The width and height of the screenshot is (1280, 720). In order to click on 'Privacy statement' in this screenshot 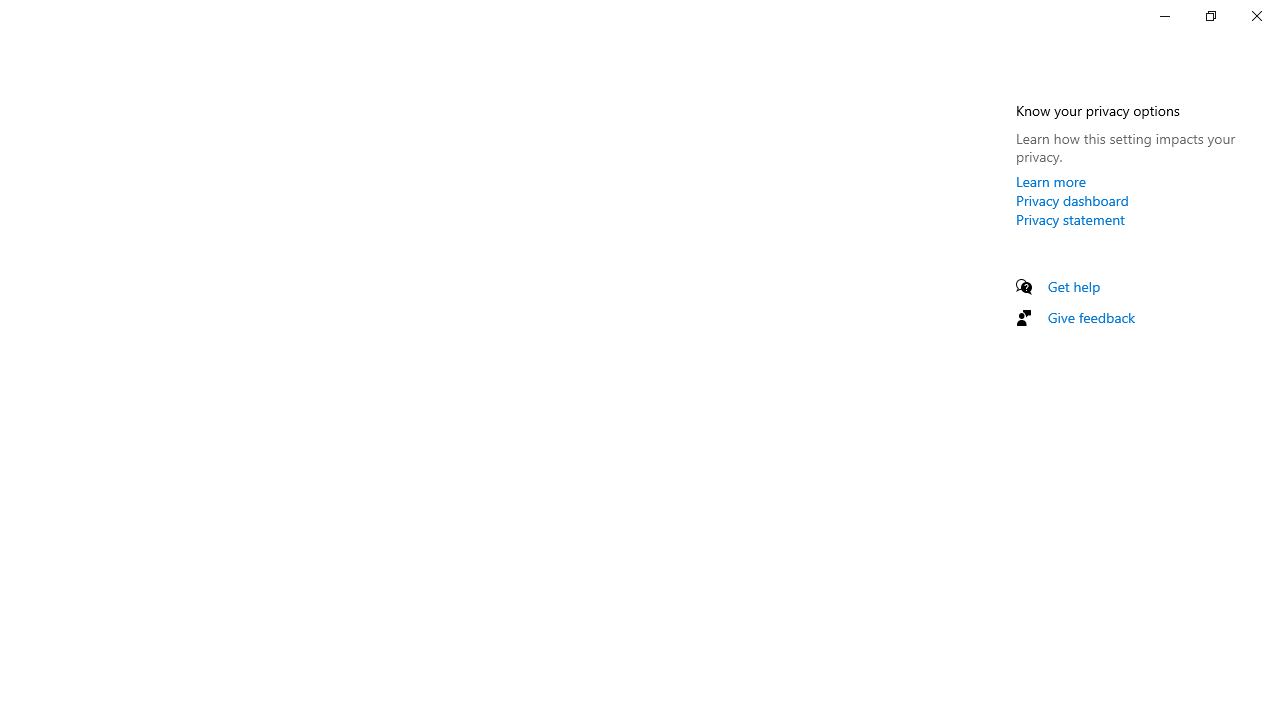, I will do `click(1069, 219)`.